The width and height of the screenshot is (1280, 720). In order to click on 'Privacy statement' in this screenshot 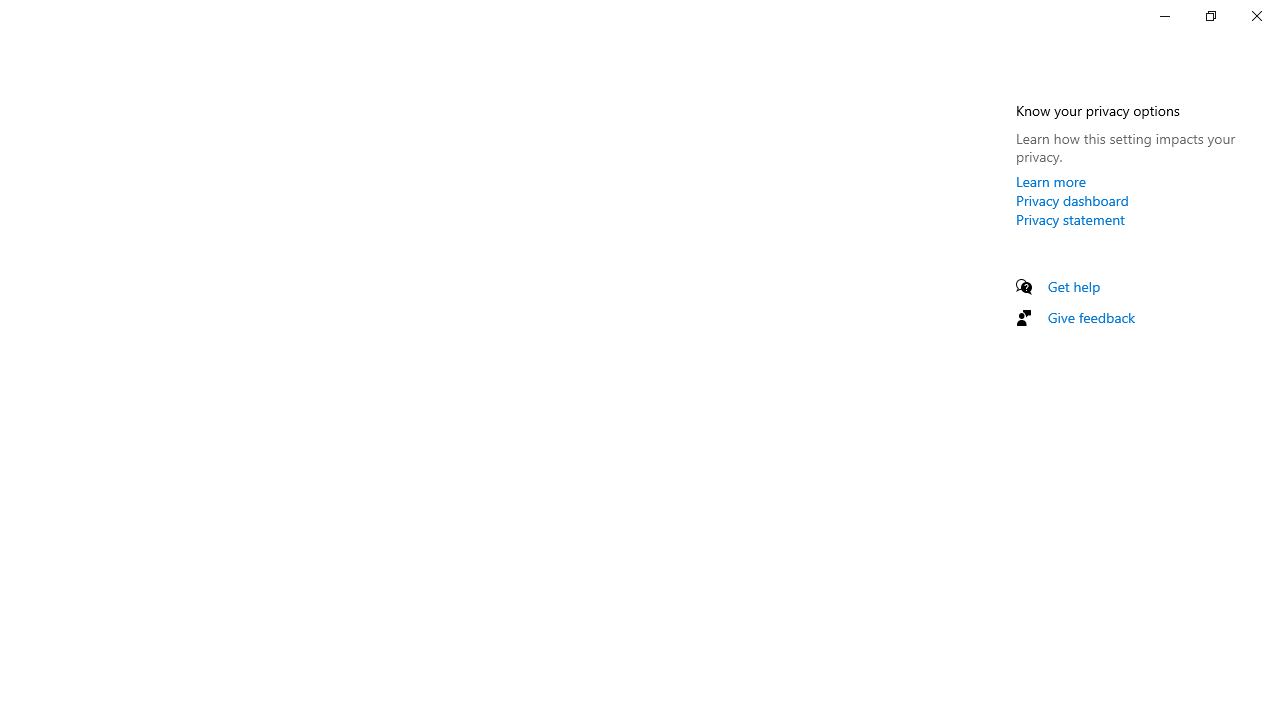, I will do `click(1069, 219)`.